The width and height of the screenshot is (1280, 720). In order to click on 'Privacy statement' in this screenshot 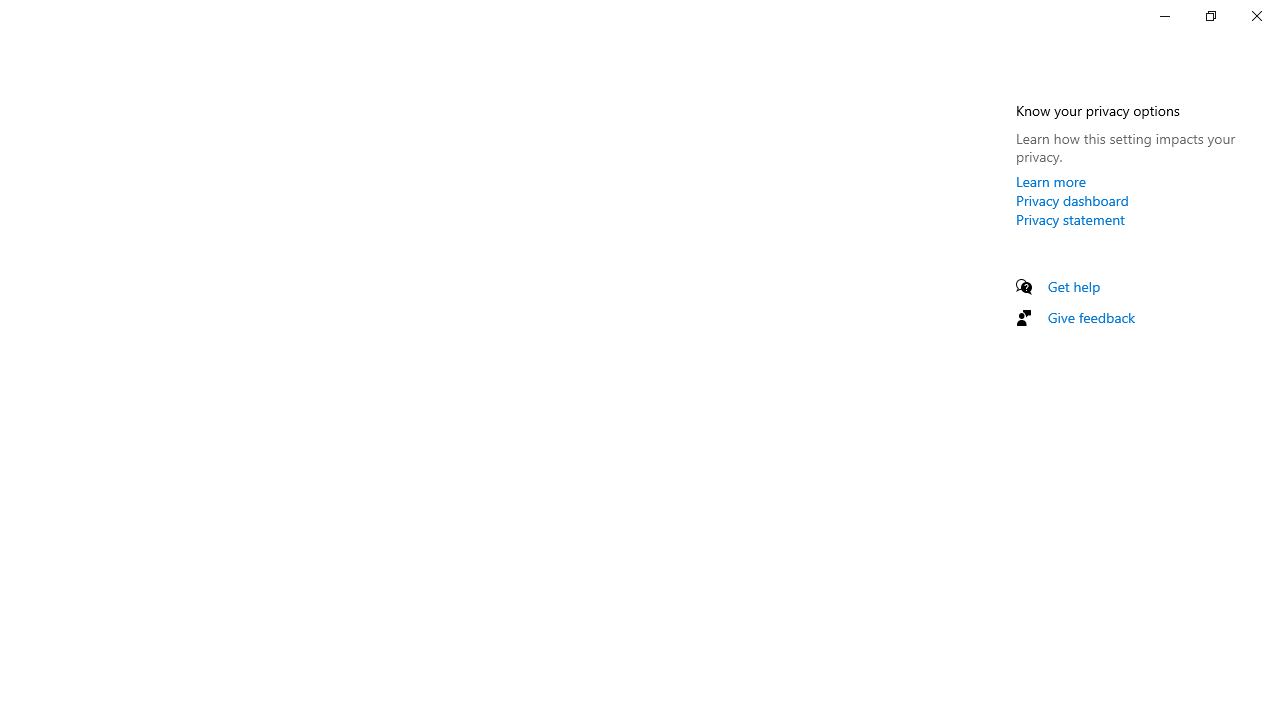, I will do `click(1069, 219)`.